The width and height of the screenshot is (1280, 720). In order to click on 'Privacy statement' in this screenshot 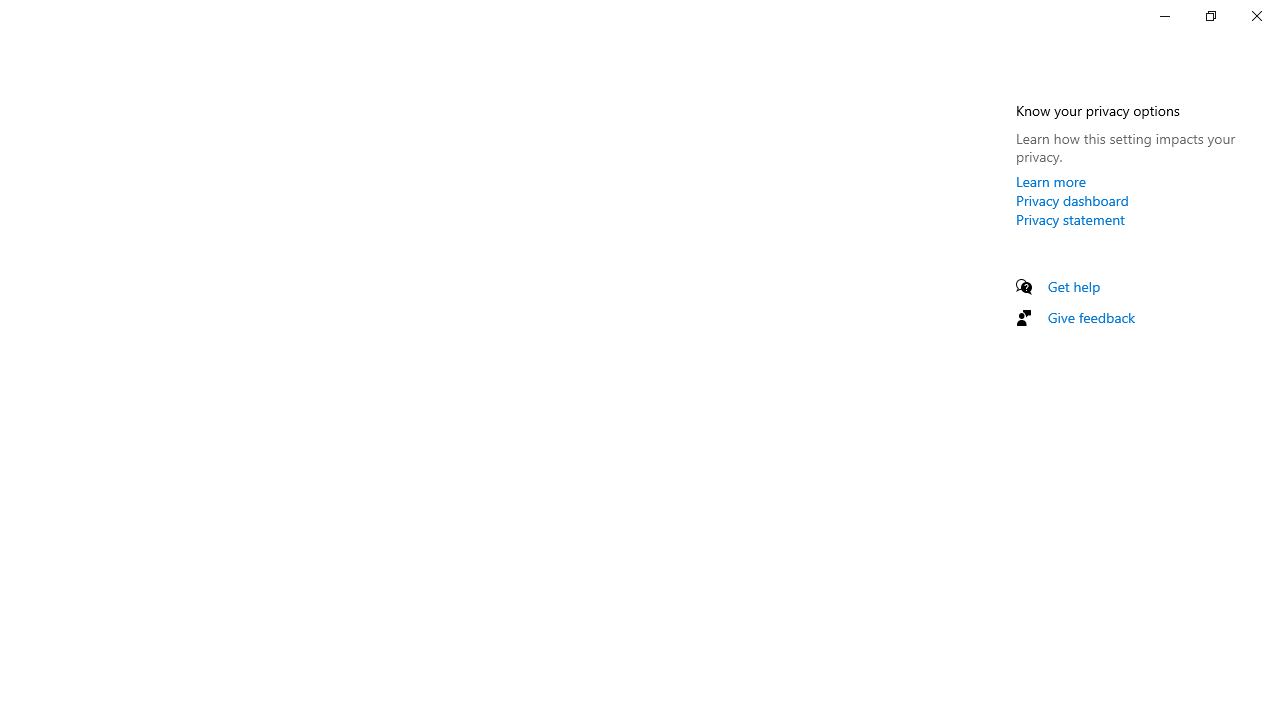, I will do `click(1069, 219)`.